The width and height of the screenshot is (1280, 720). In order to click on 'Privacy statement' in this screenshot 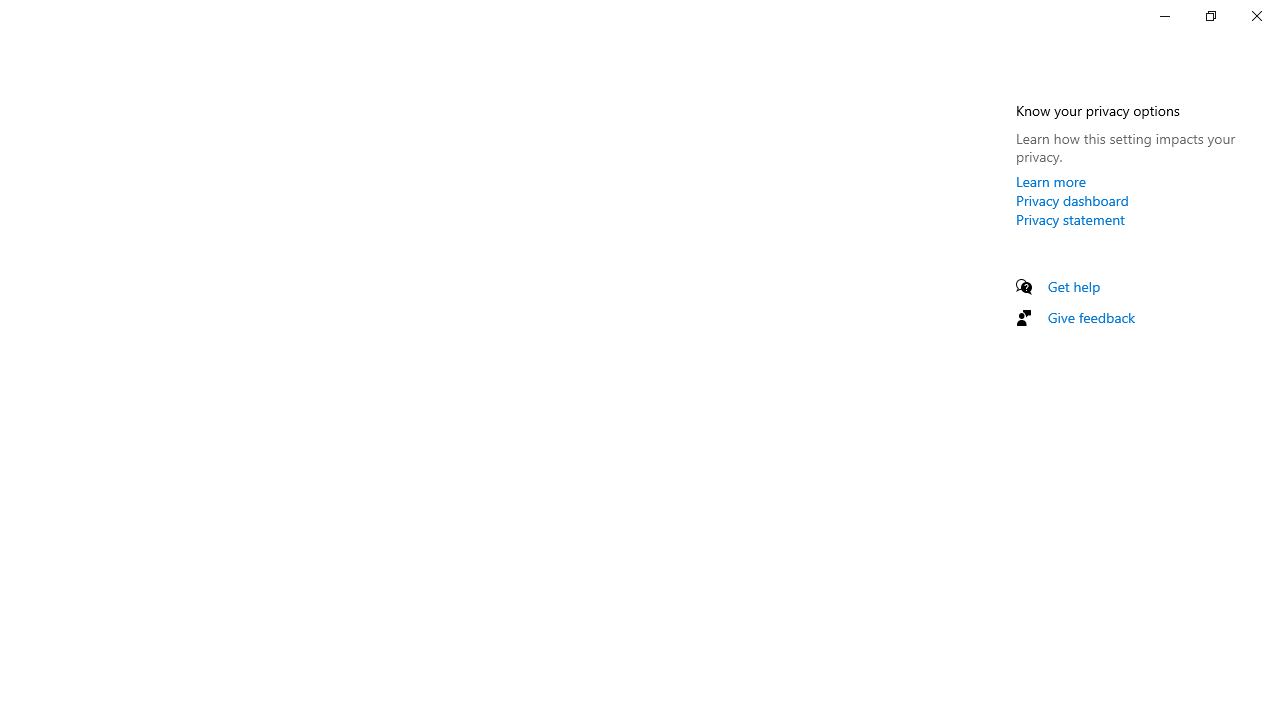, I will do `click(1069, 219)`.